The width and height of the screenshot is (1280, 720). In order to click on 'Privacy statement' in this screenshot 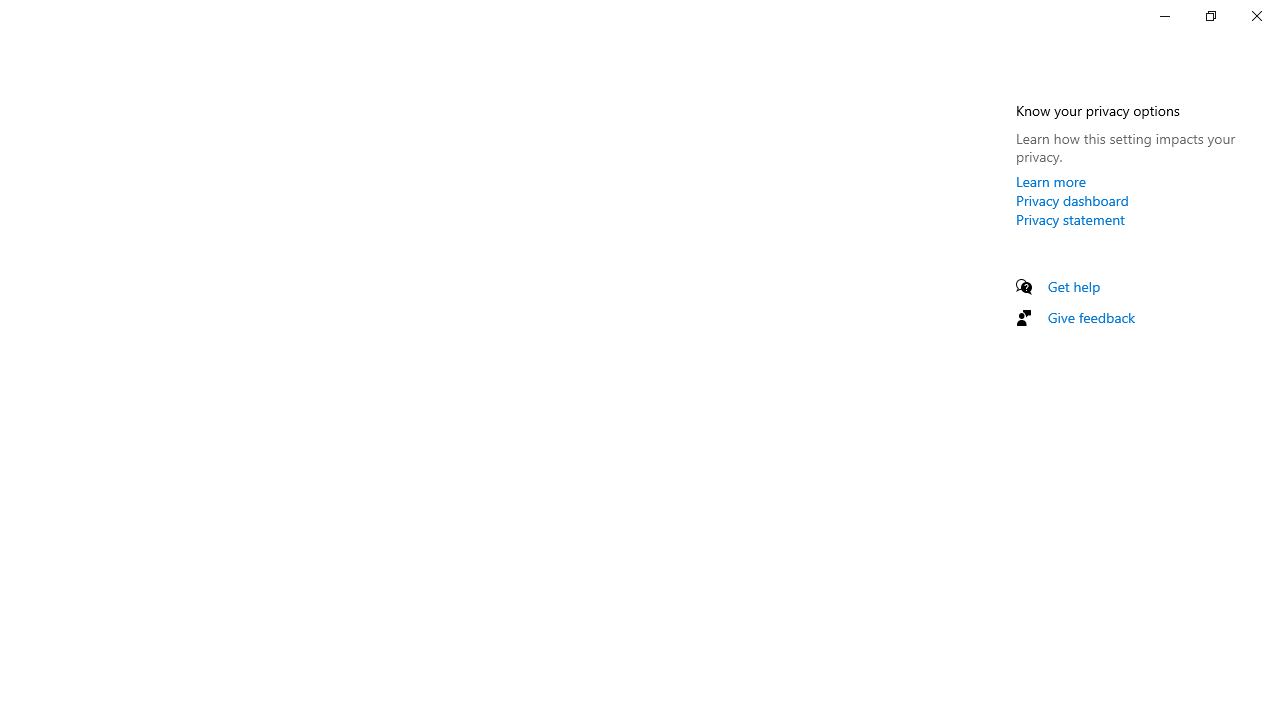, I will do `click(1069, 219)`.